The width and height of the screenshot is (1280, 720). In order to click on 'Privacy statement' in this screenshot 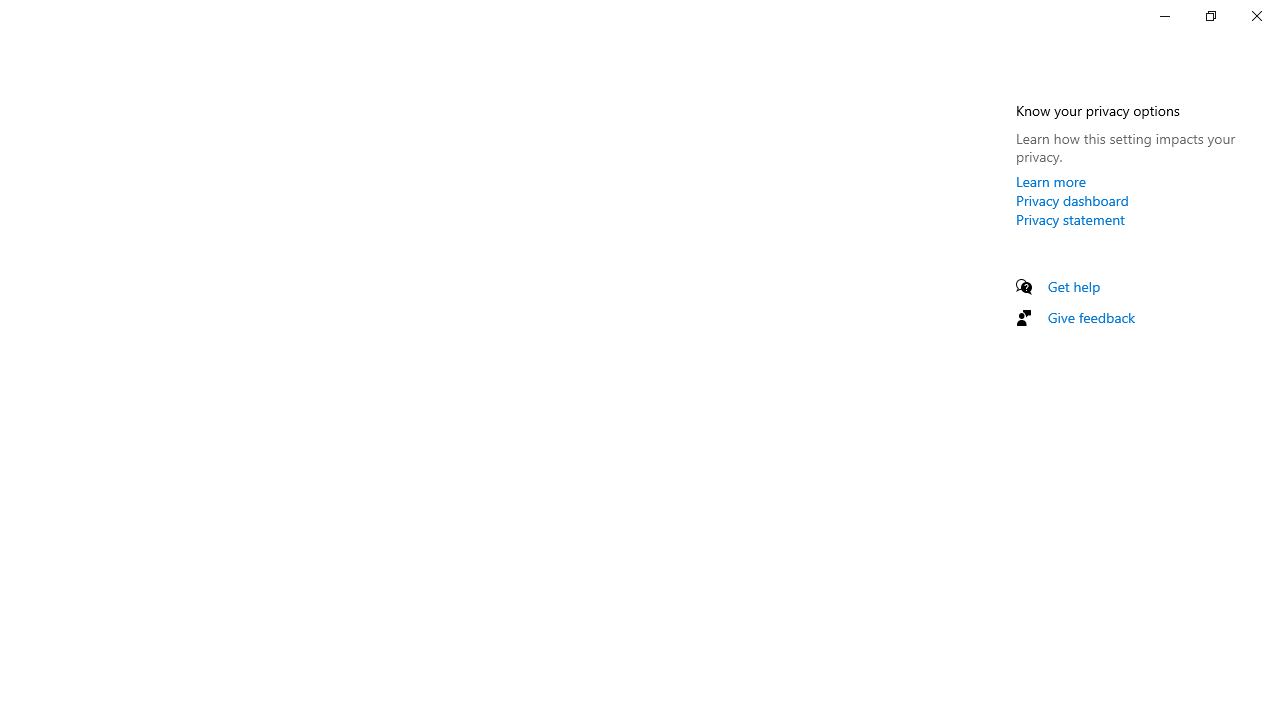, I will do `click(1069, 219)`.